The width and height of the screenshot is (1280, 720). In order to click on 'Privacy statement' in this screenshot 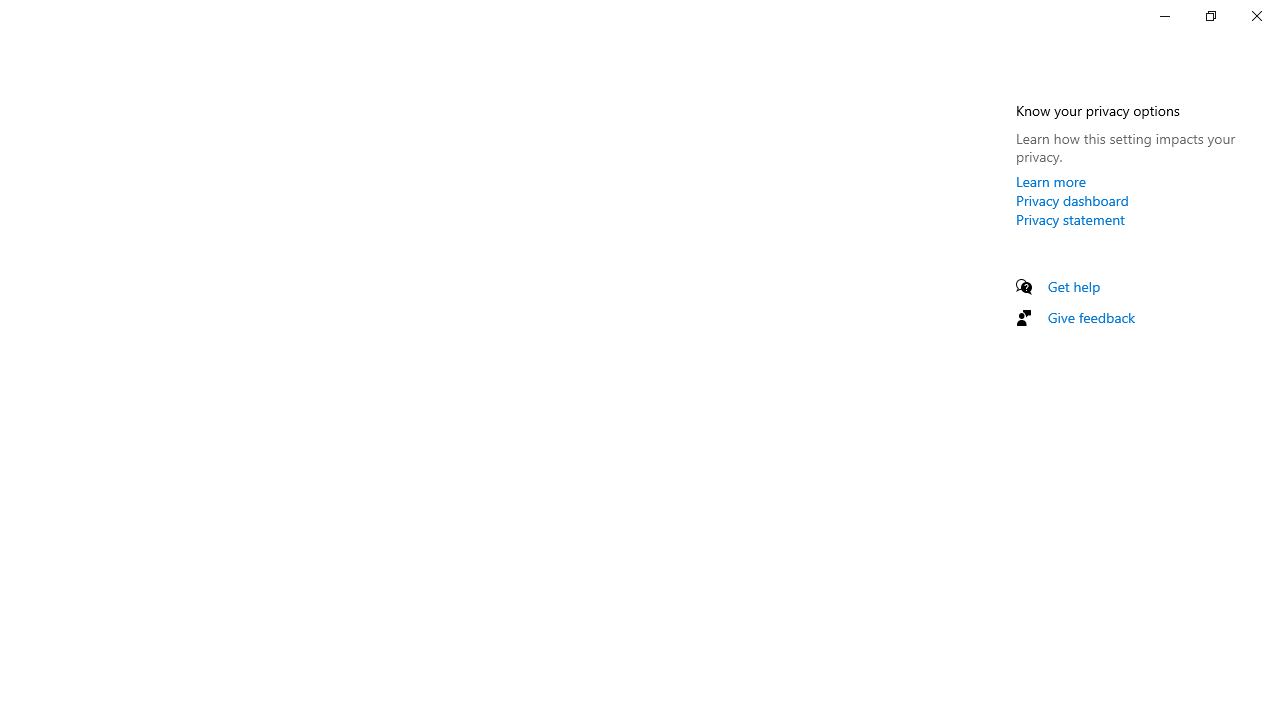, I will do `click(1069, 219)`.